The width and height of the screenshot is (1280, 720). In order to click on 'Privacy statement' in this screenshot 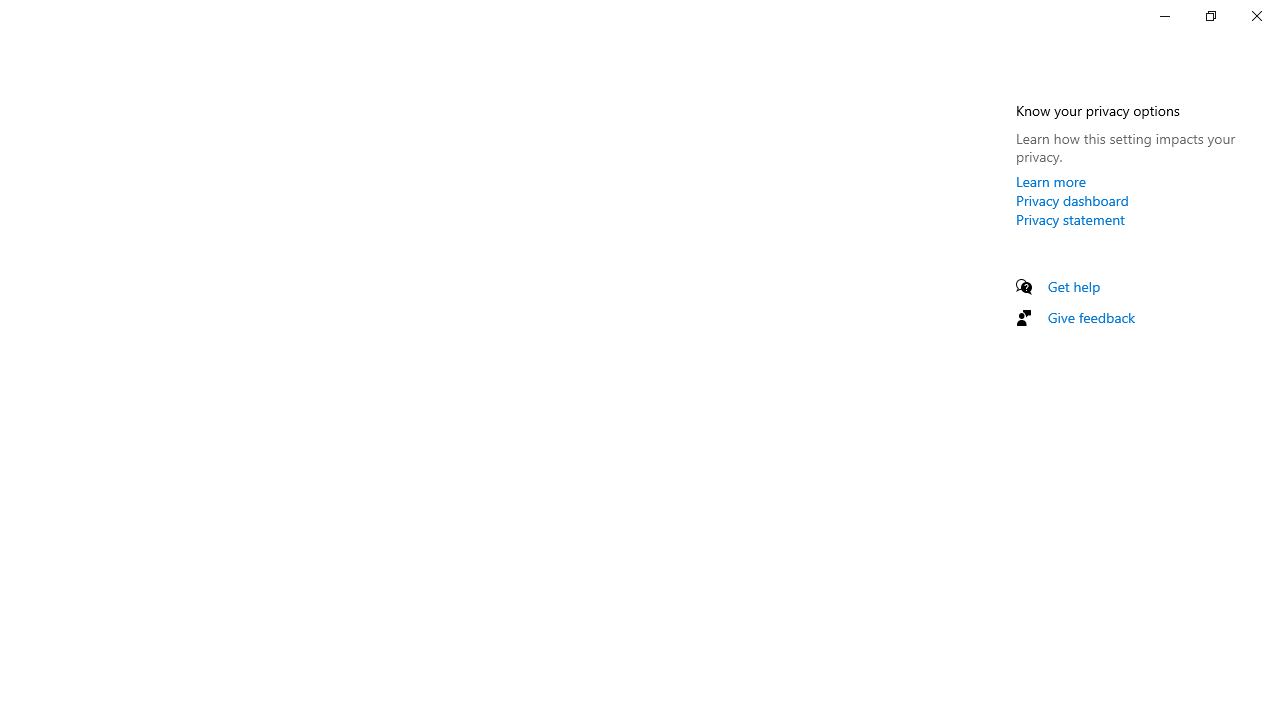, I will do `click(1069, 219)`.